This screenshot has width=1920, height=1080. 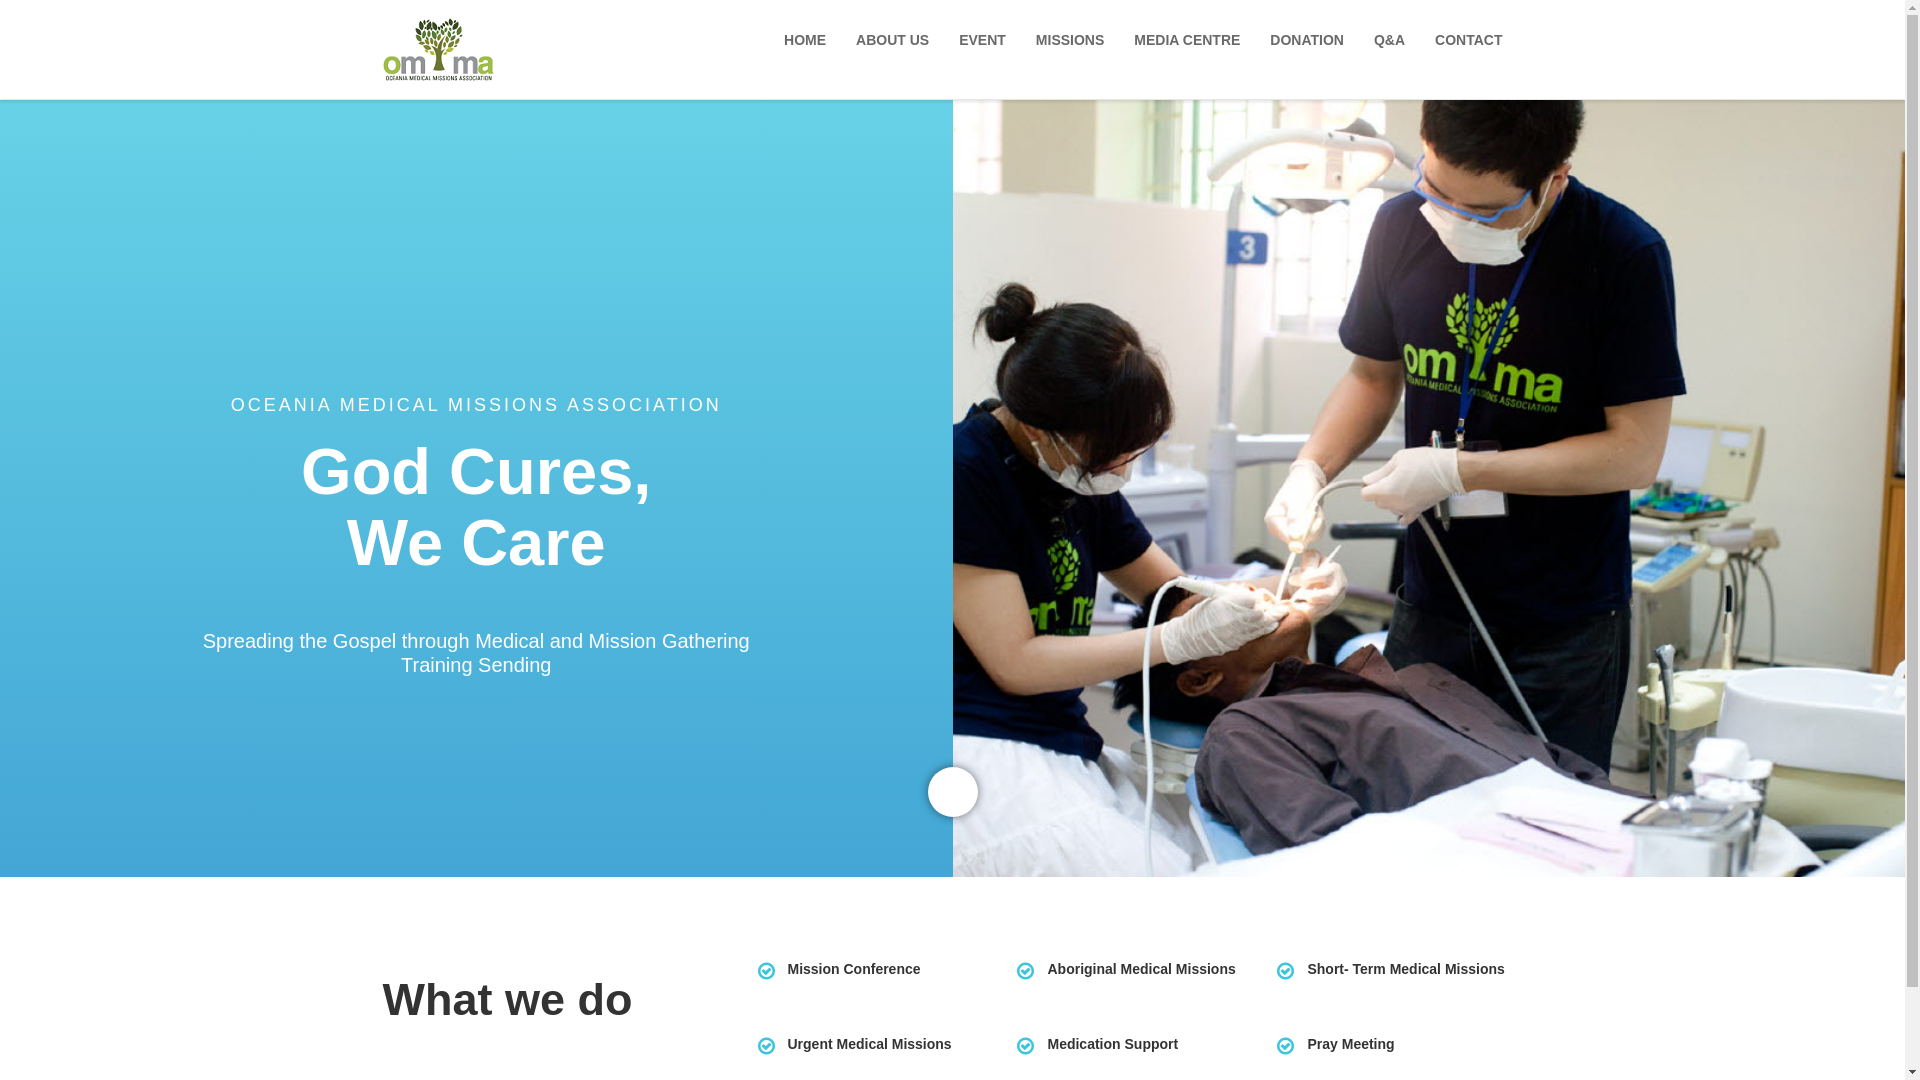 What do you see at coordinates (1393, 39) in the screenshot?
I see `'Q&A'` at bounding box center [1393, 39].